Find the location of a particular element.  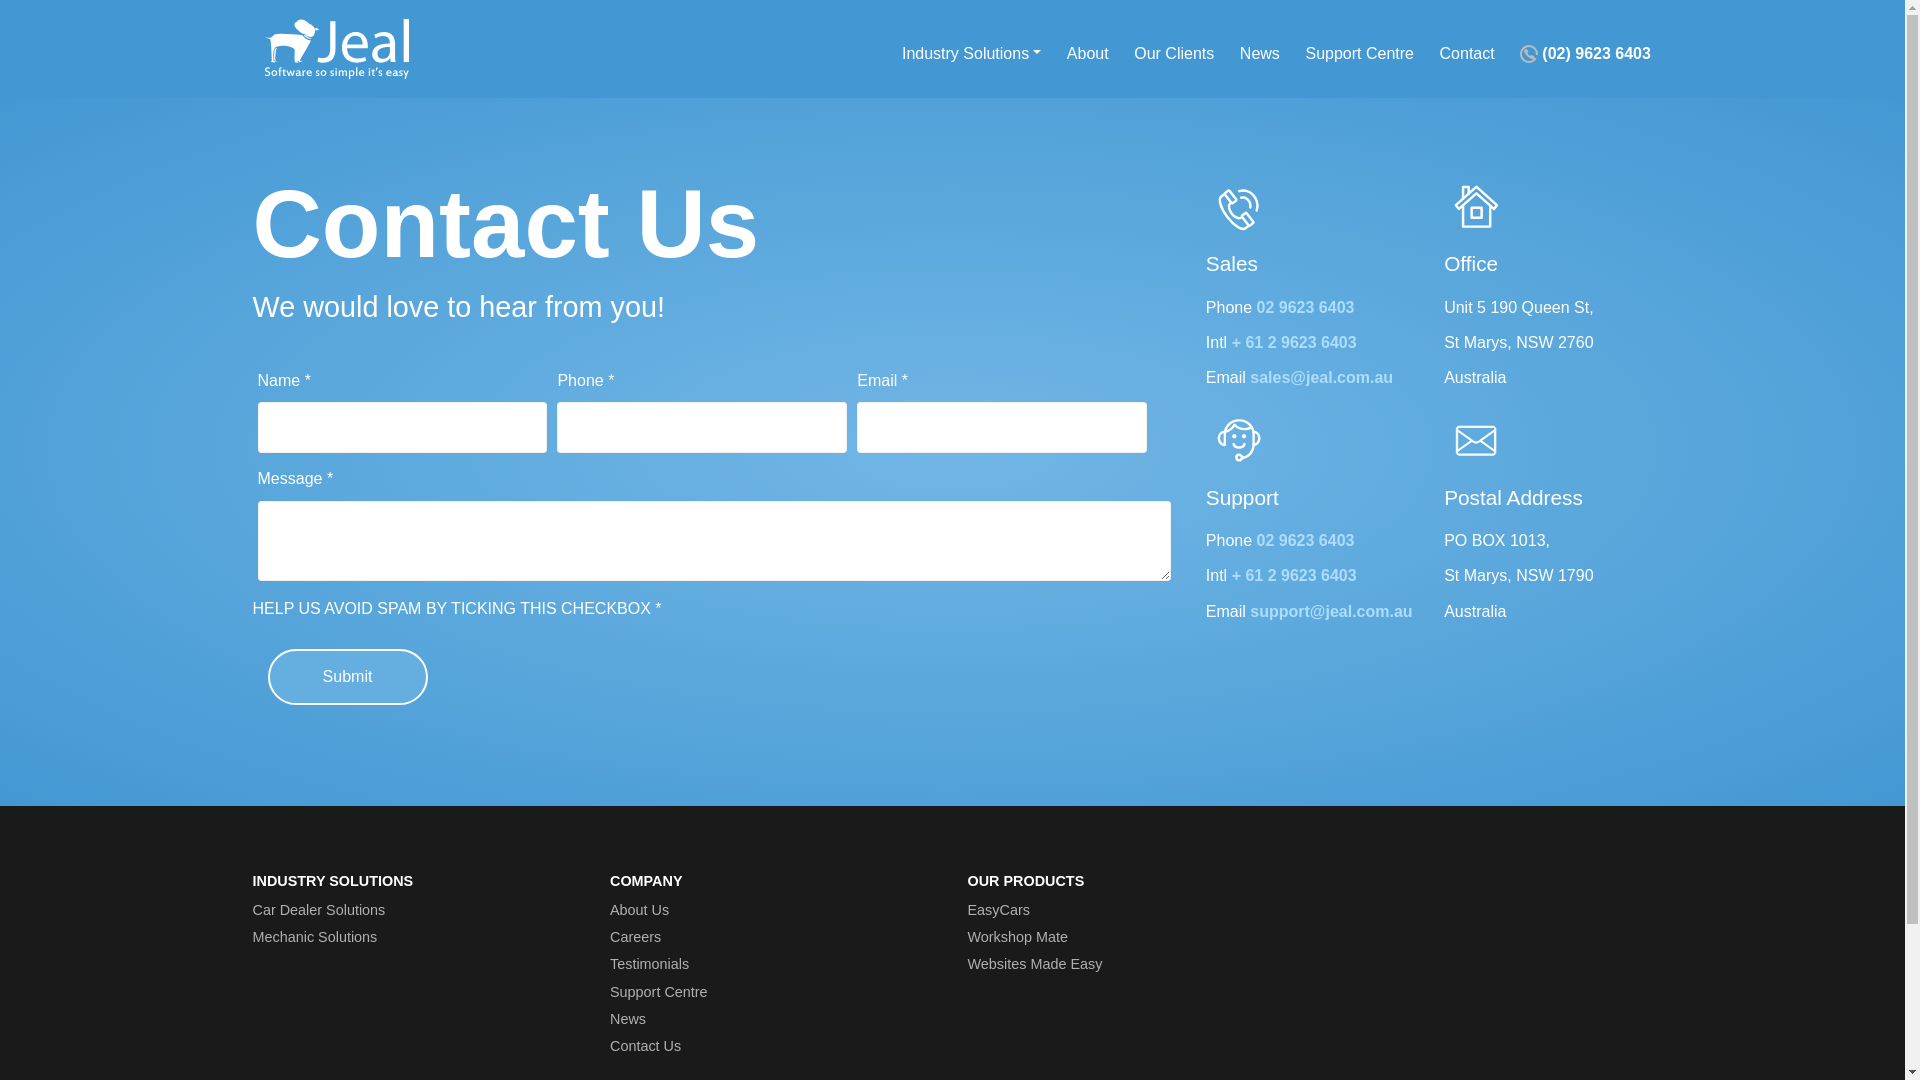

'support@jeal.com.au' is located at coordinates (1330, 609).